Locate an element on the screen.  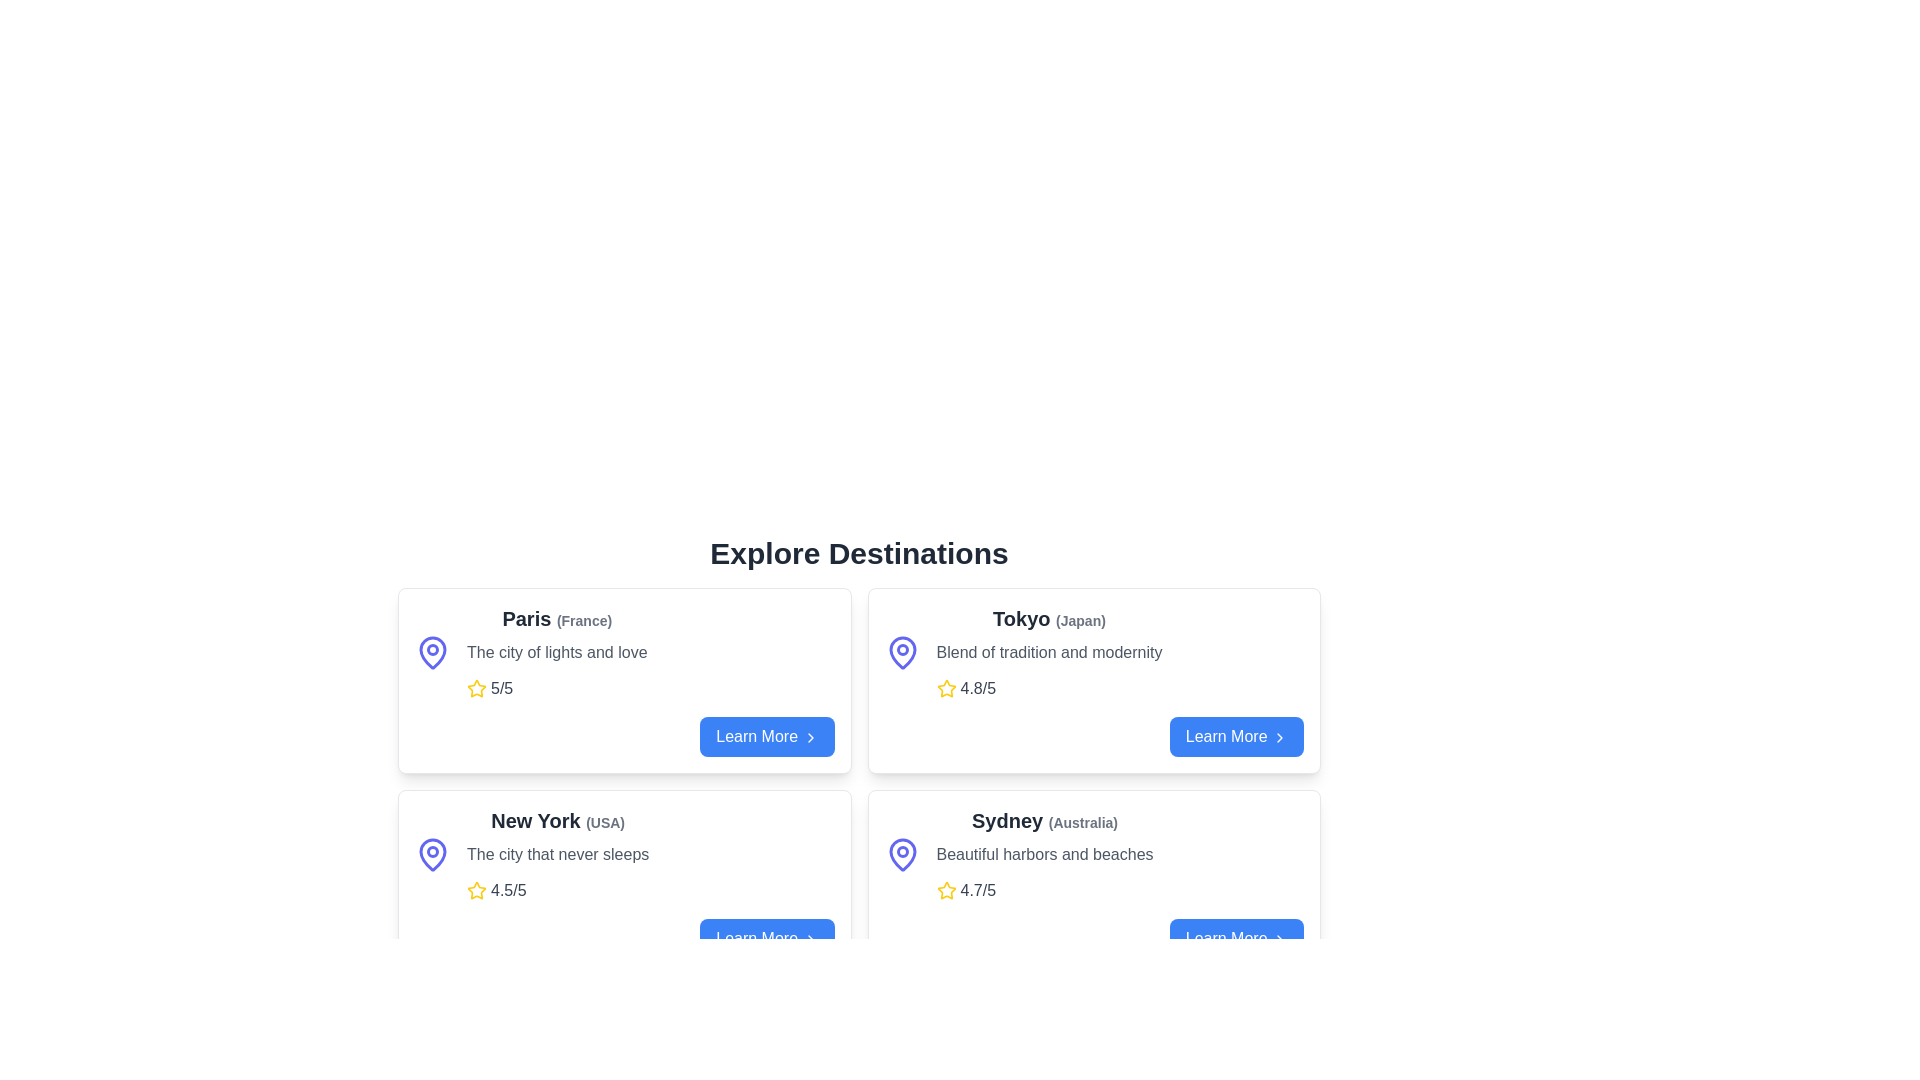
the star icon that indicates the rating of 4.7/5, located in the bottom row of the grid layout in the fourth quadrant for Sydney, Australia is located at coordinates (945, 889).